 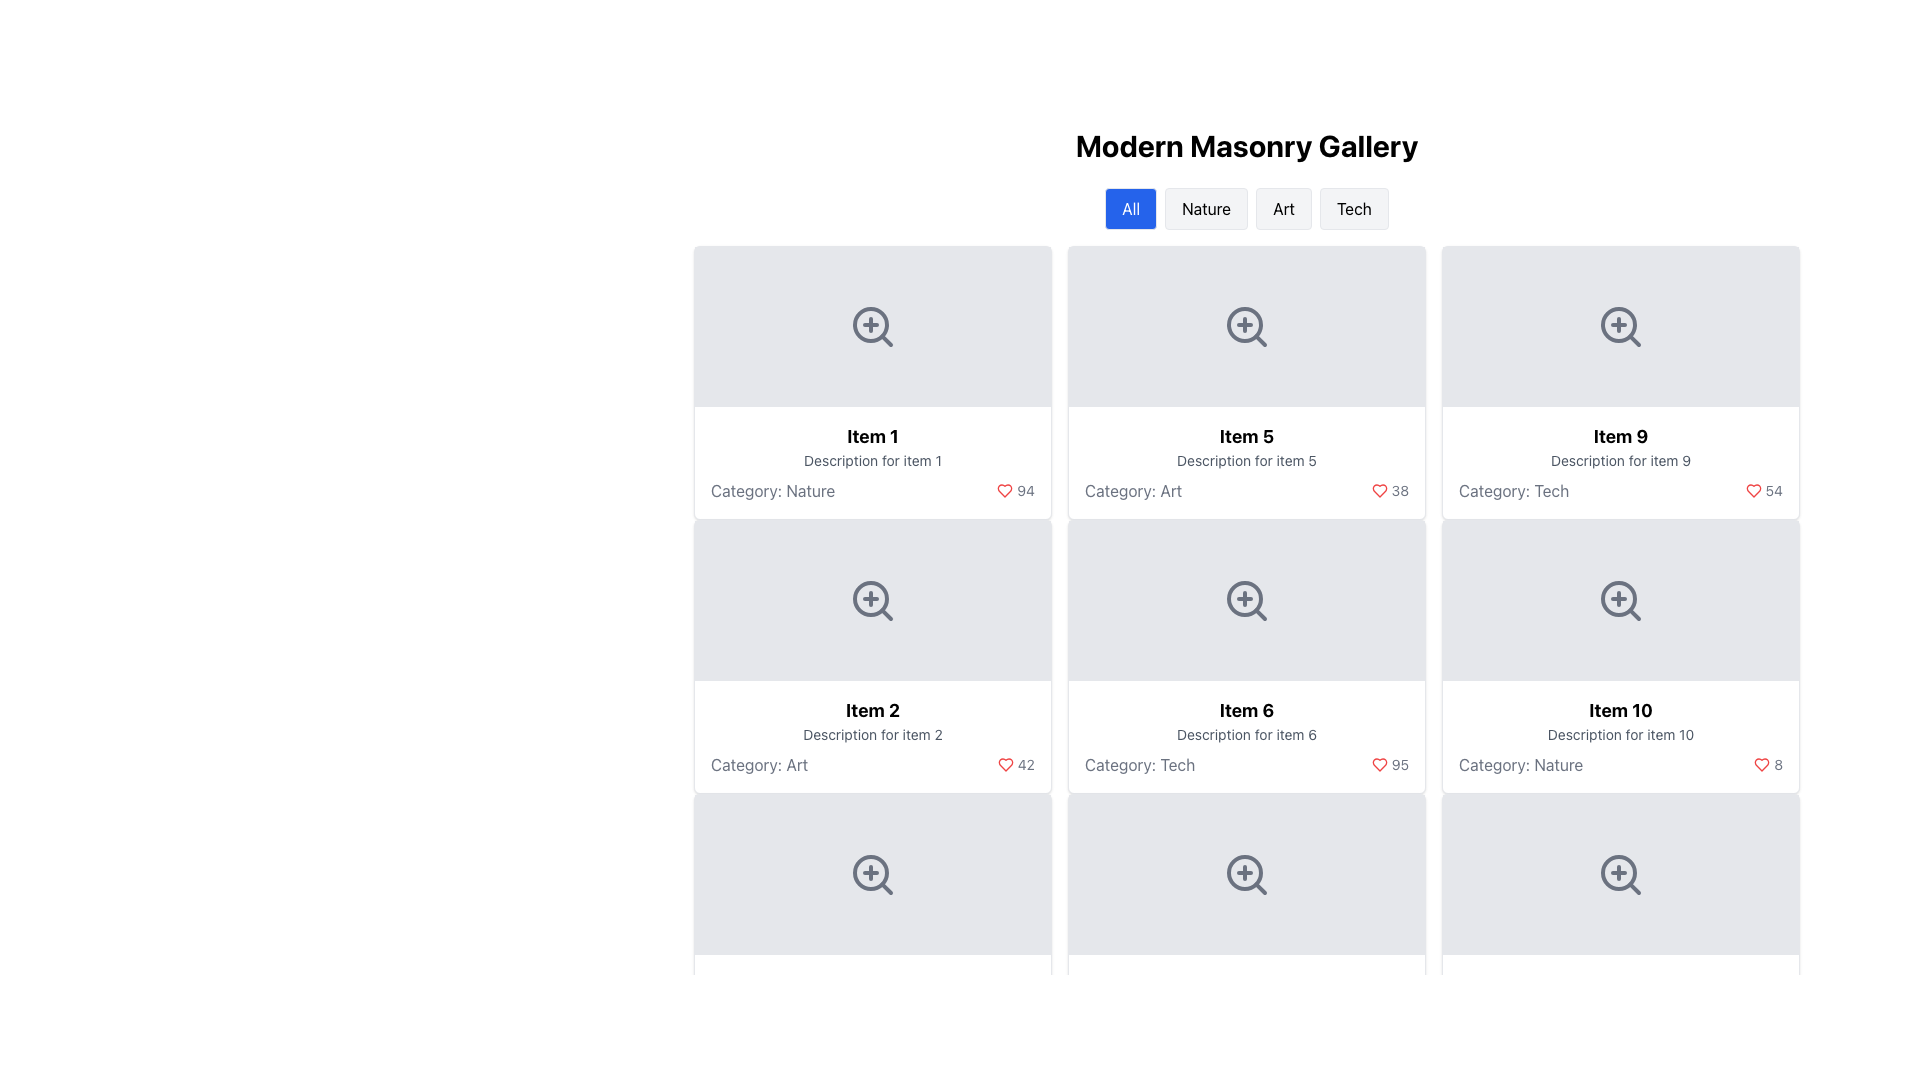 What do you see at coordinates (873, 326) in the screenshot?
I see `the gray magnifying glass icon with a '+' symbol inside the lens, located in the center of the top-left square card under the 'Modern Masonry Gallery' header` at bounding box center [873, 326].